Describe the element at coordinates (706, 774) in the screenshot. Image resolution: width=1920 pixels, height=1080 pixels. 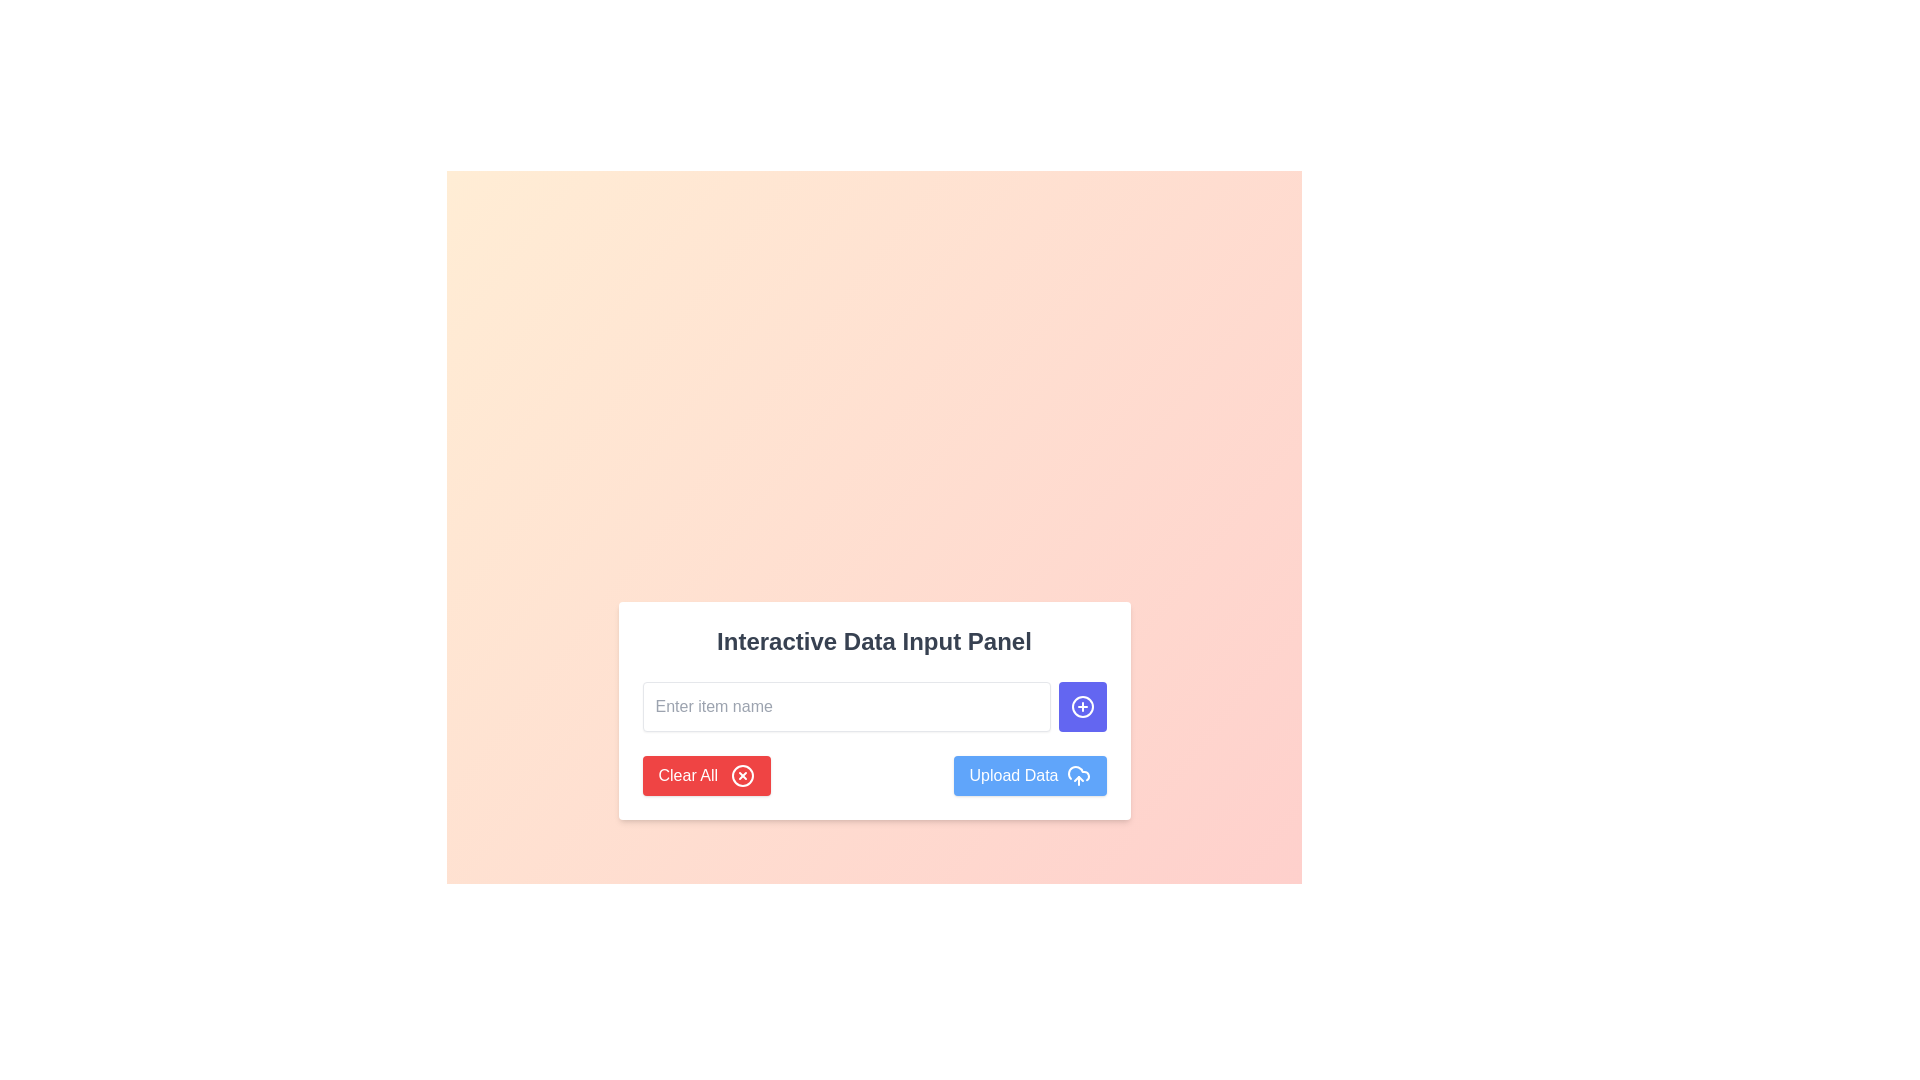
I see `the 'Clear All Upload Data' button located on the left side of the interface, below the 'Enter item name' text input field and to the left of the 'Upload Data' button` at that location.